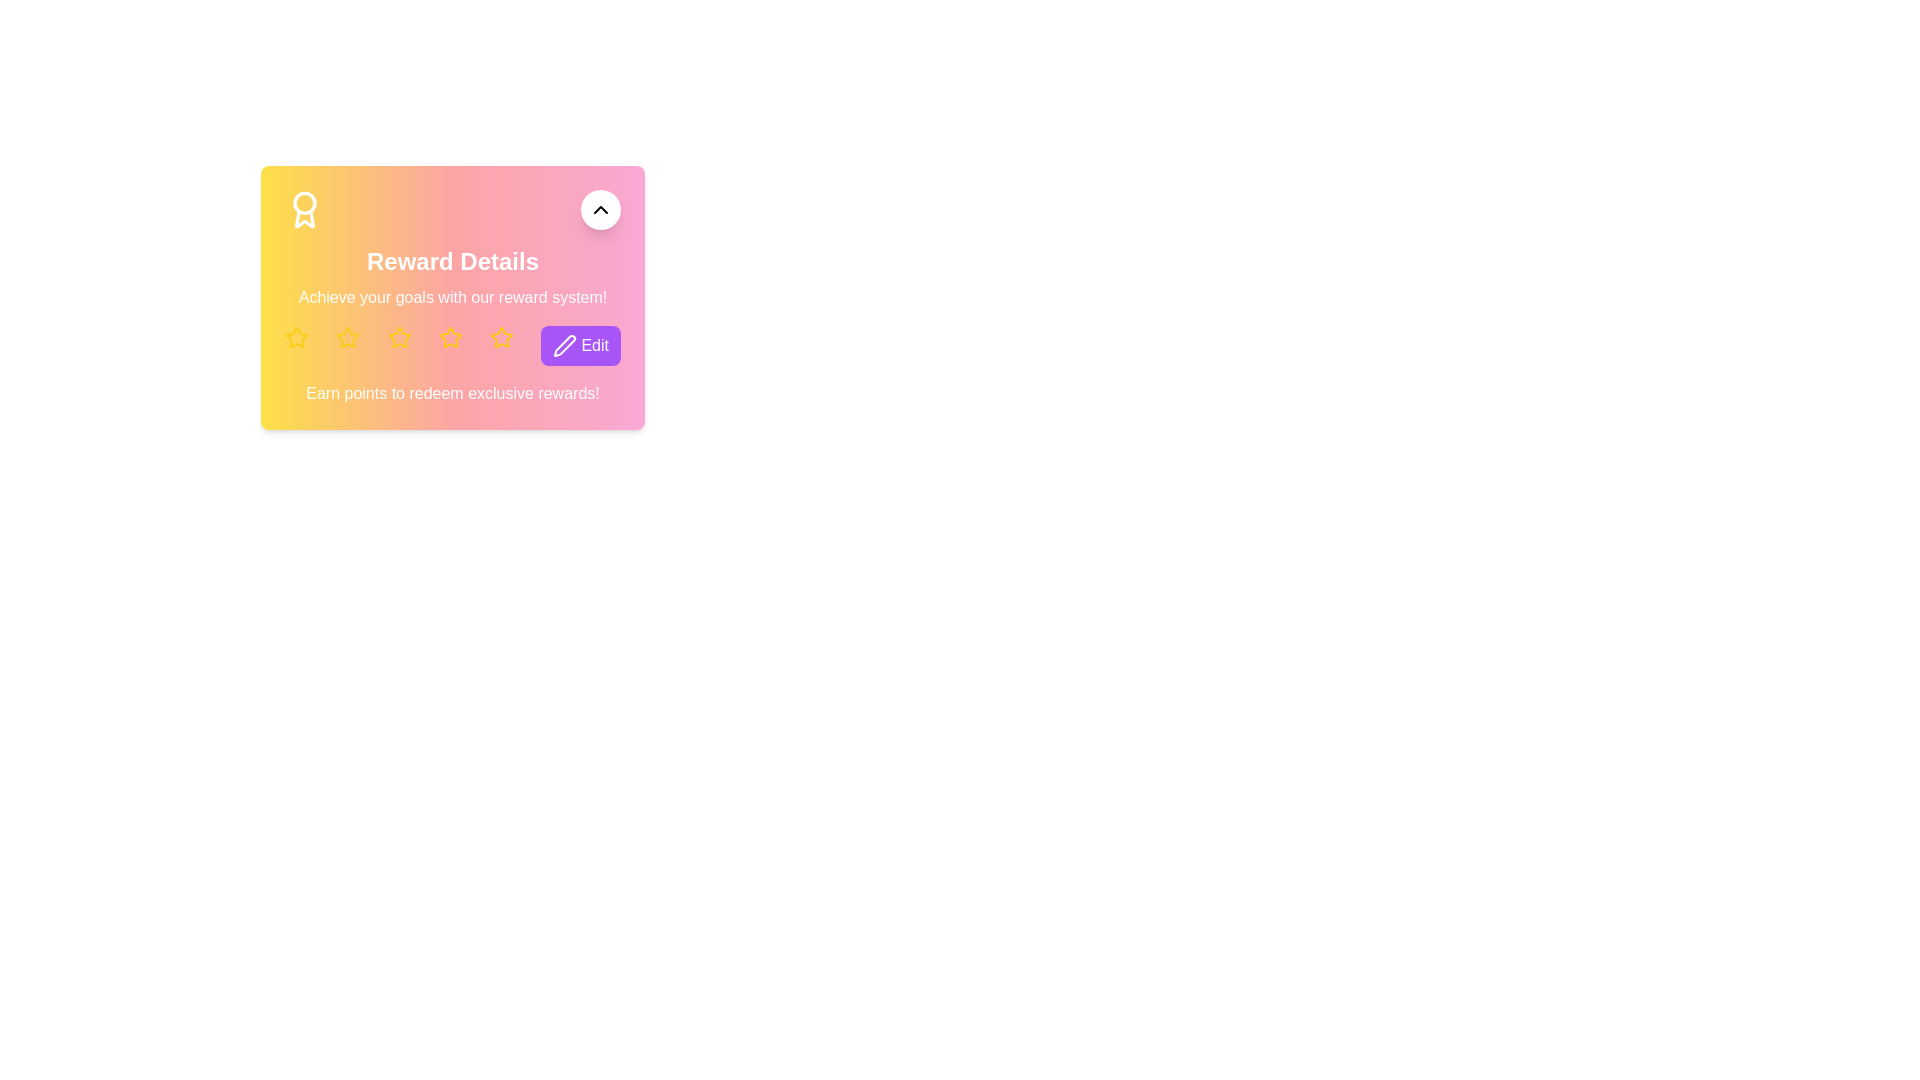 Image resolution: width=1920 pixels, height=1080 pixels. Describe the element at coordinates (451, 261) in the screenshot. I see `the Text Label that indicates the title of the reward section, positioned below the header and above the reward system explanation` at that location.